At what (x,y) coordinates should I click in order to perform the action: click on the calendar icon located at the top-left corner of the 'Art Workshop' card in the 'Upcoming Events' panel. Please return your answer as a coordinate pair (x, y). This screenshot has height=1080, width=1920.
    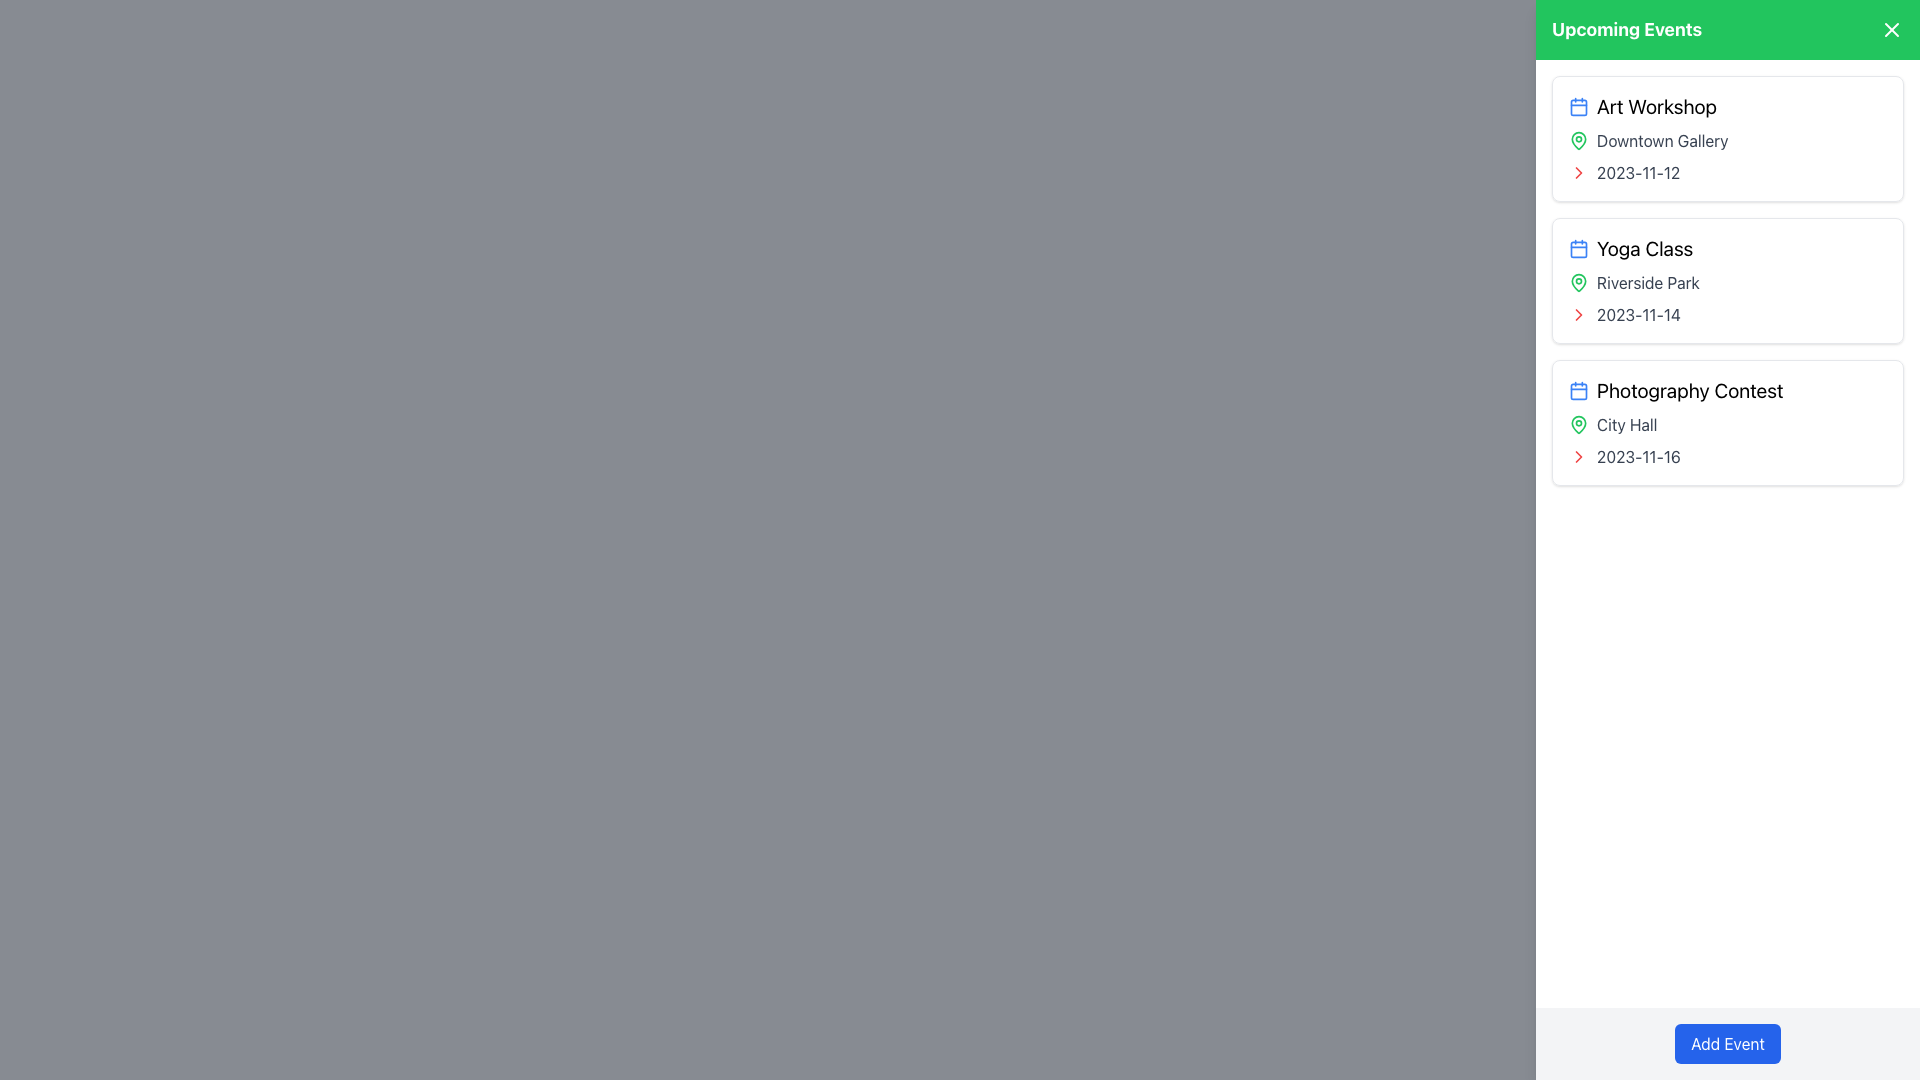
    Looking at the image, I should click on (1578, 107).